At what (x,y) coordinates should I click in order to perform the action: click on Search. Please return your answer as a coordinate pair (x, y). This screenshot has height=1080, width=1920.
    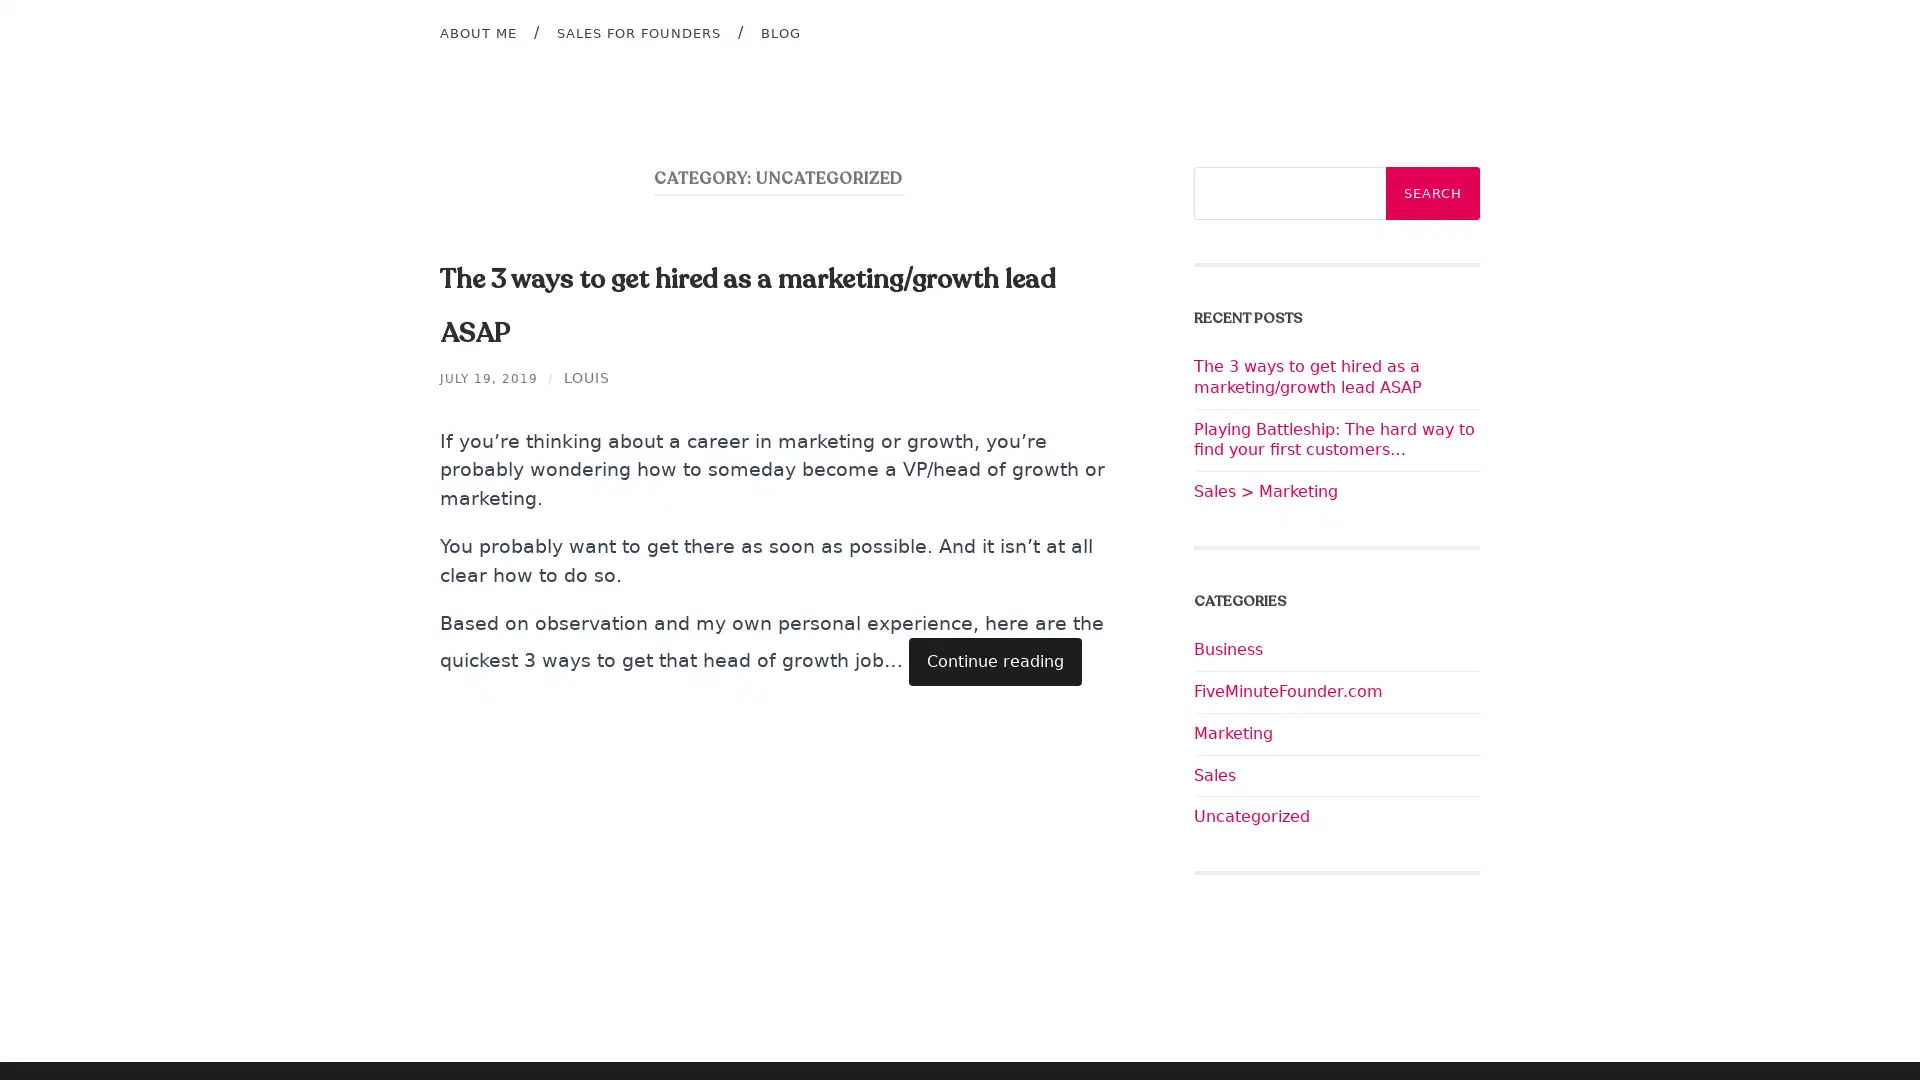
    Looking at the image, I should click on (1432, 193).